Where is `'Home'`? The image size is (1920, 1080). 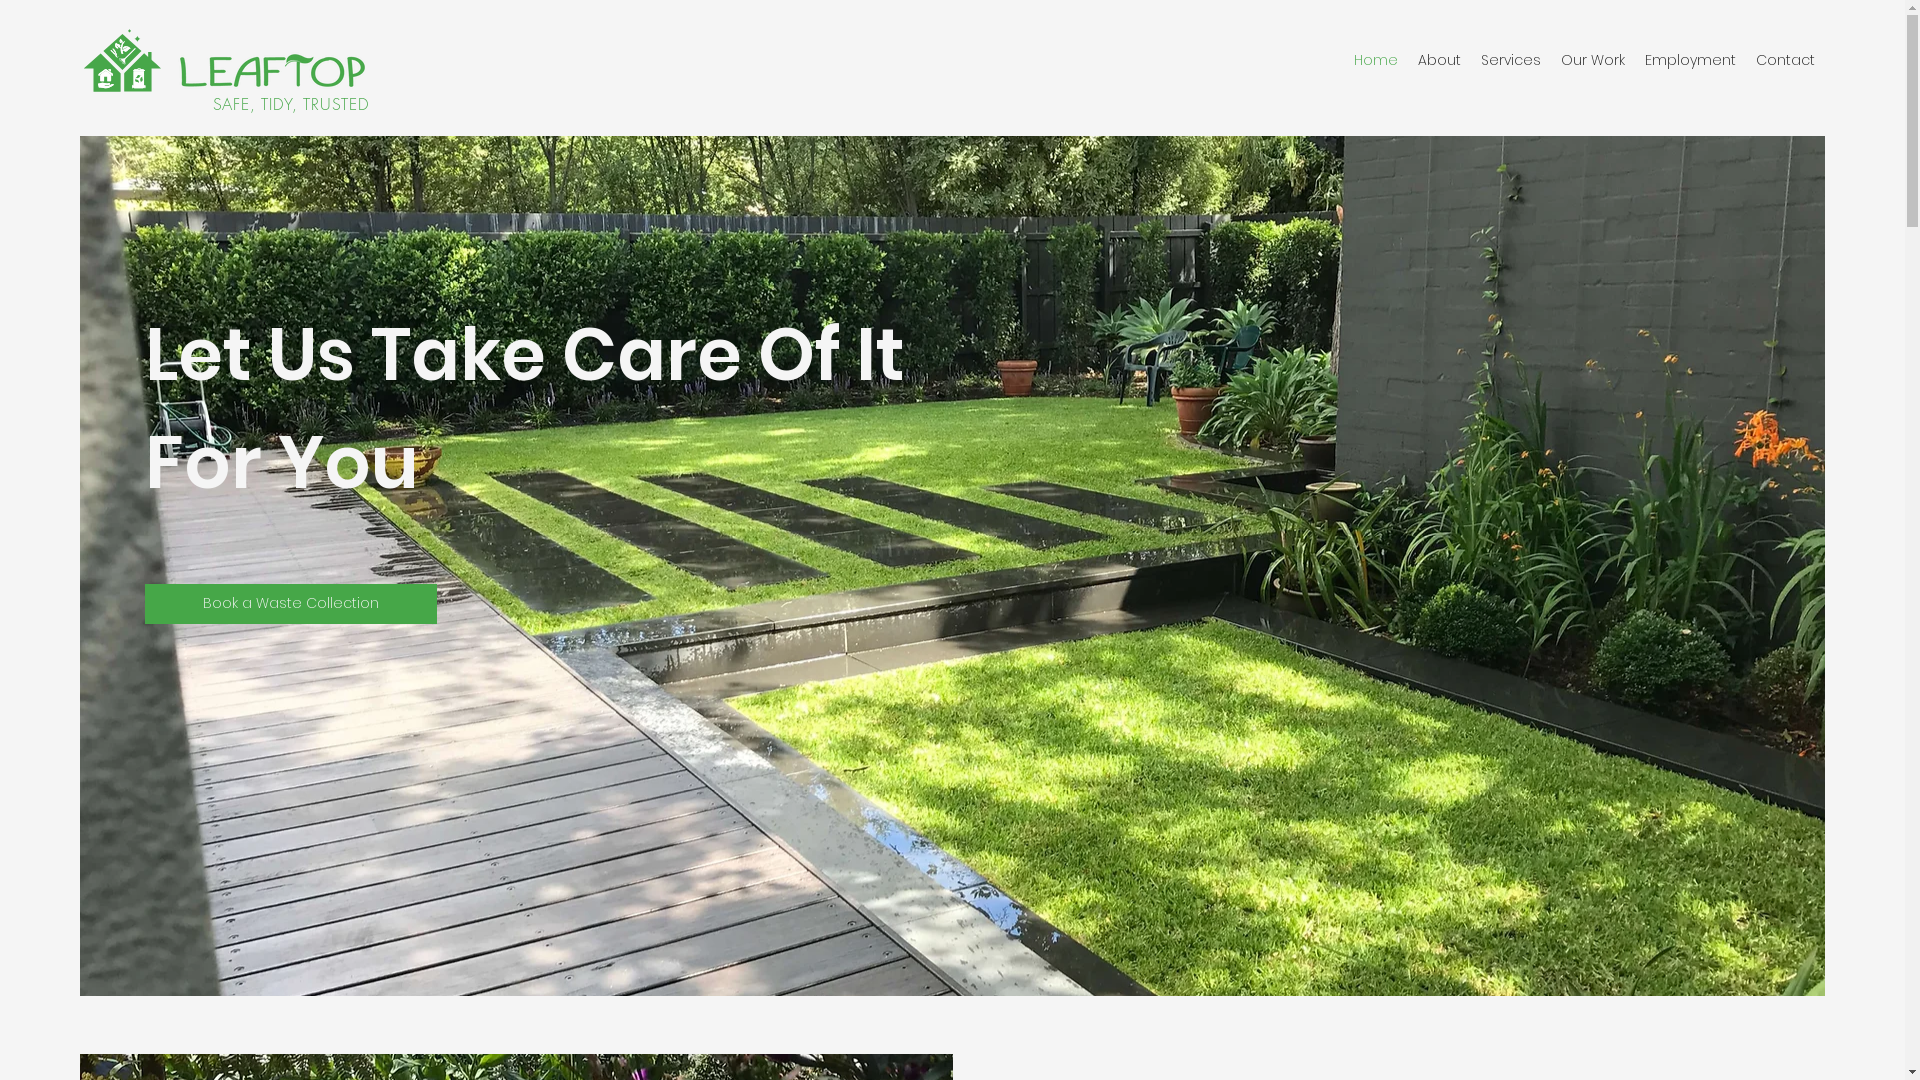
'Home' is located at coordinates (1375, 59).